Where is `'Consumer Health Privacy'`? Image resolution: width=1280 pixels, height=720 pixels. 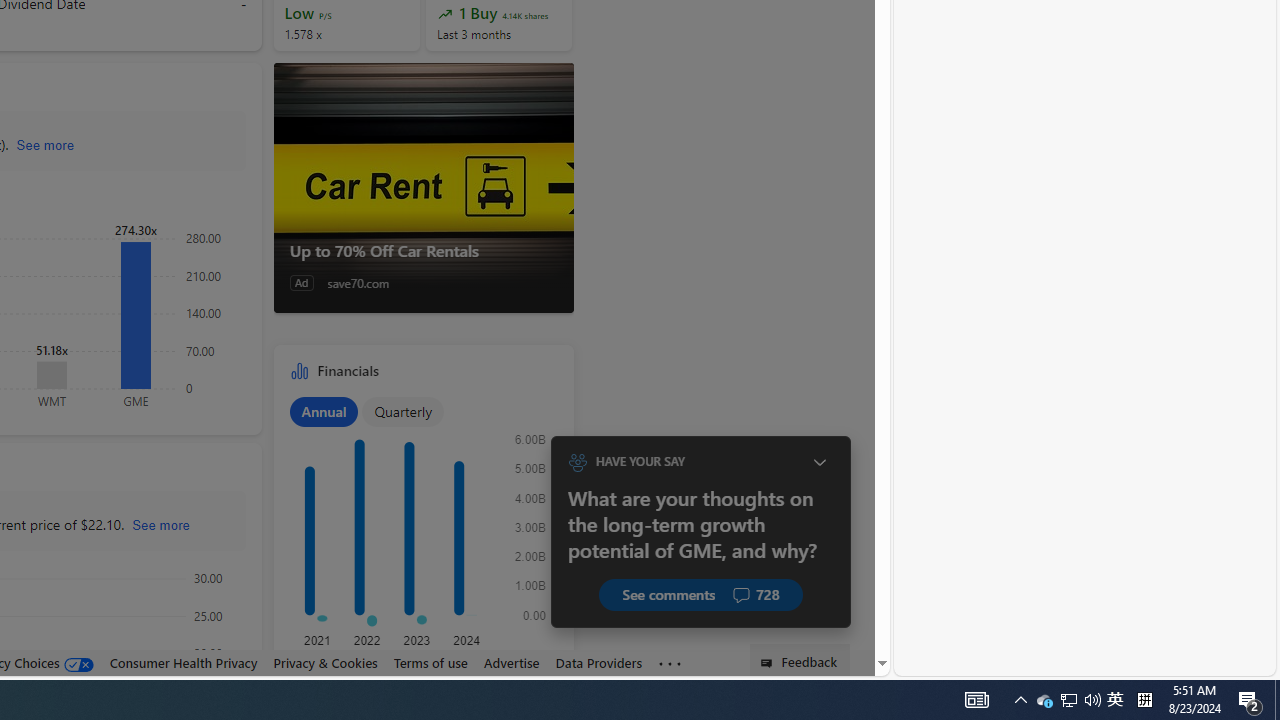 'Consumer Health Privacy' is located at coordinates (183, 663).